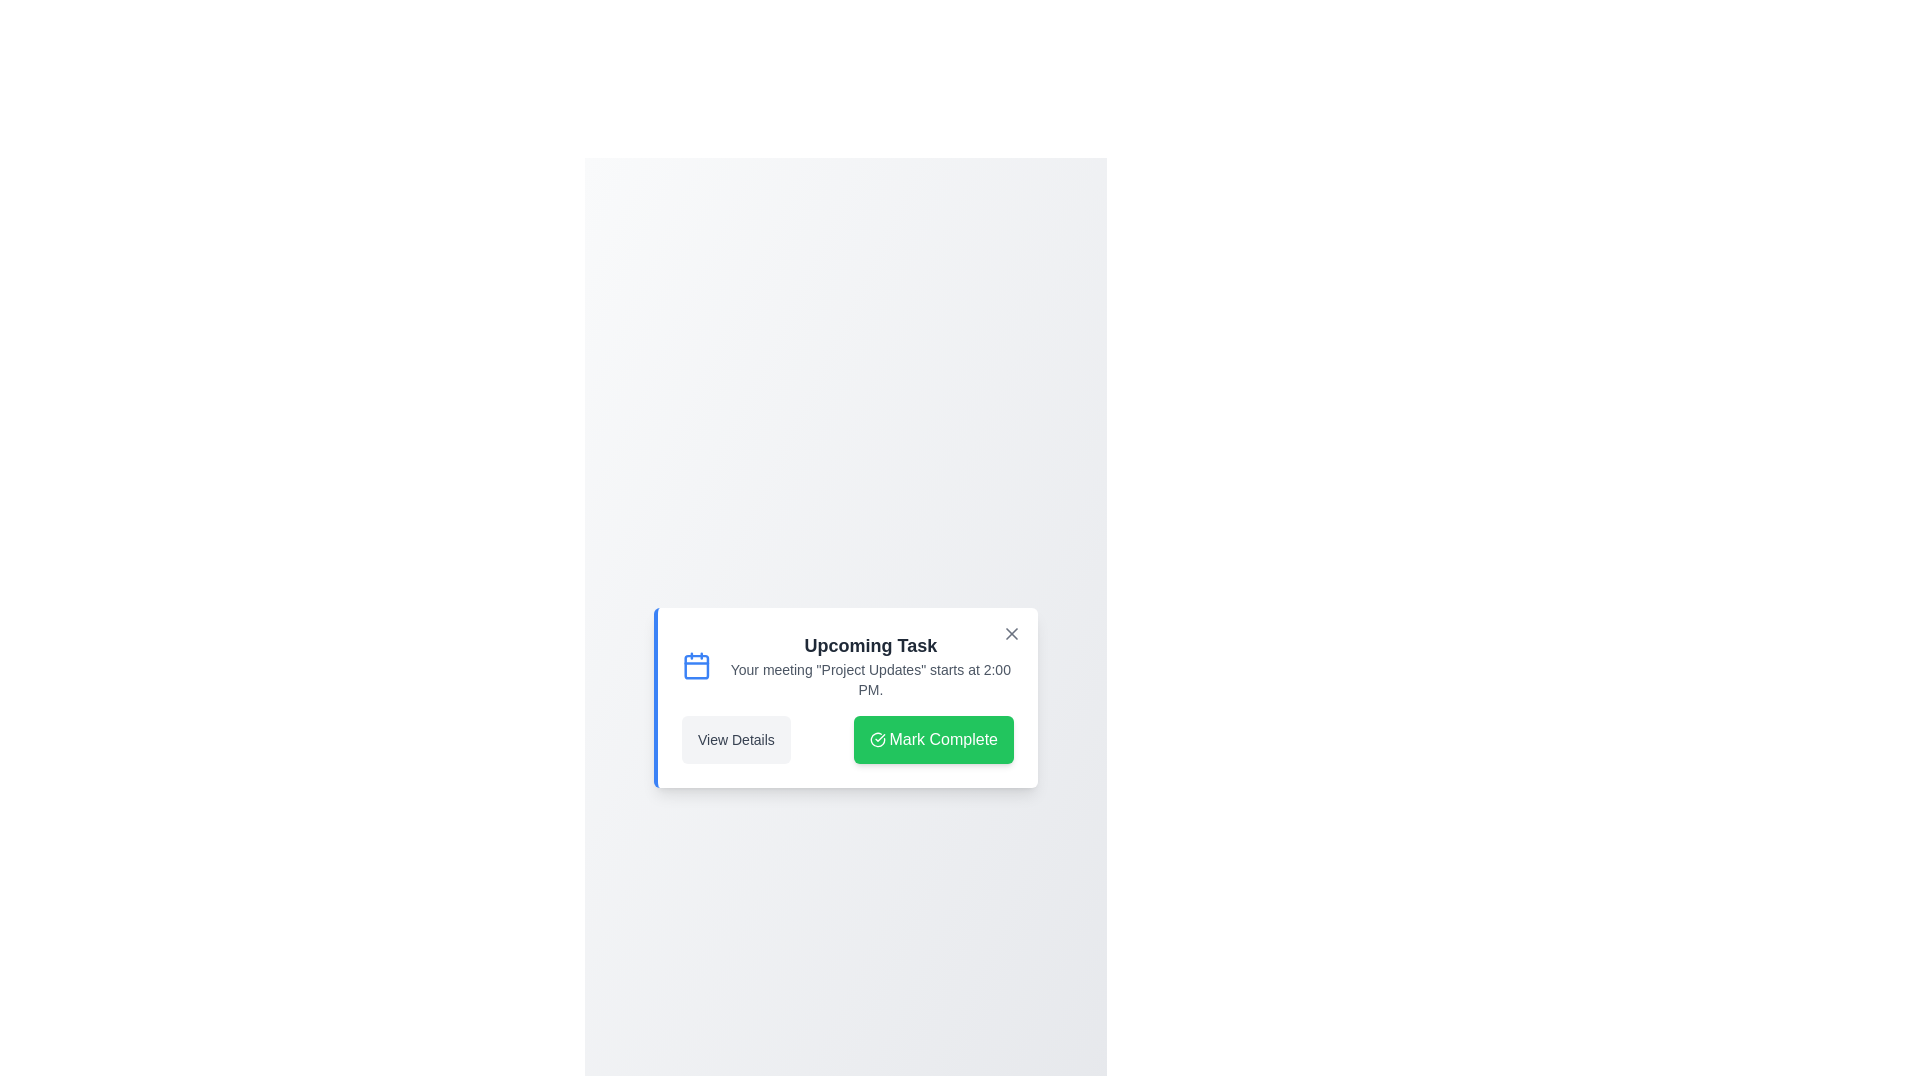  Describe the element at coordinates (734, 740) in the screenshot. I see `the 'View Details' button to view the task details` at that location.